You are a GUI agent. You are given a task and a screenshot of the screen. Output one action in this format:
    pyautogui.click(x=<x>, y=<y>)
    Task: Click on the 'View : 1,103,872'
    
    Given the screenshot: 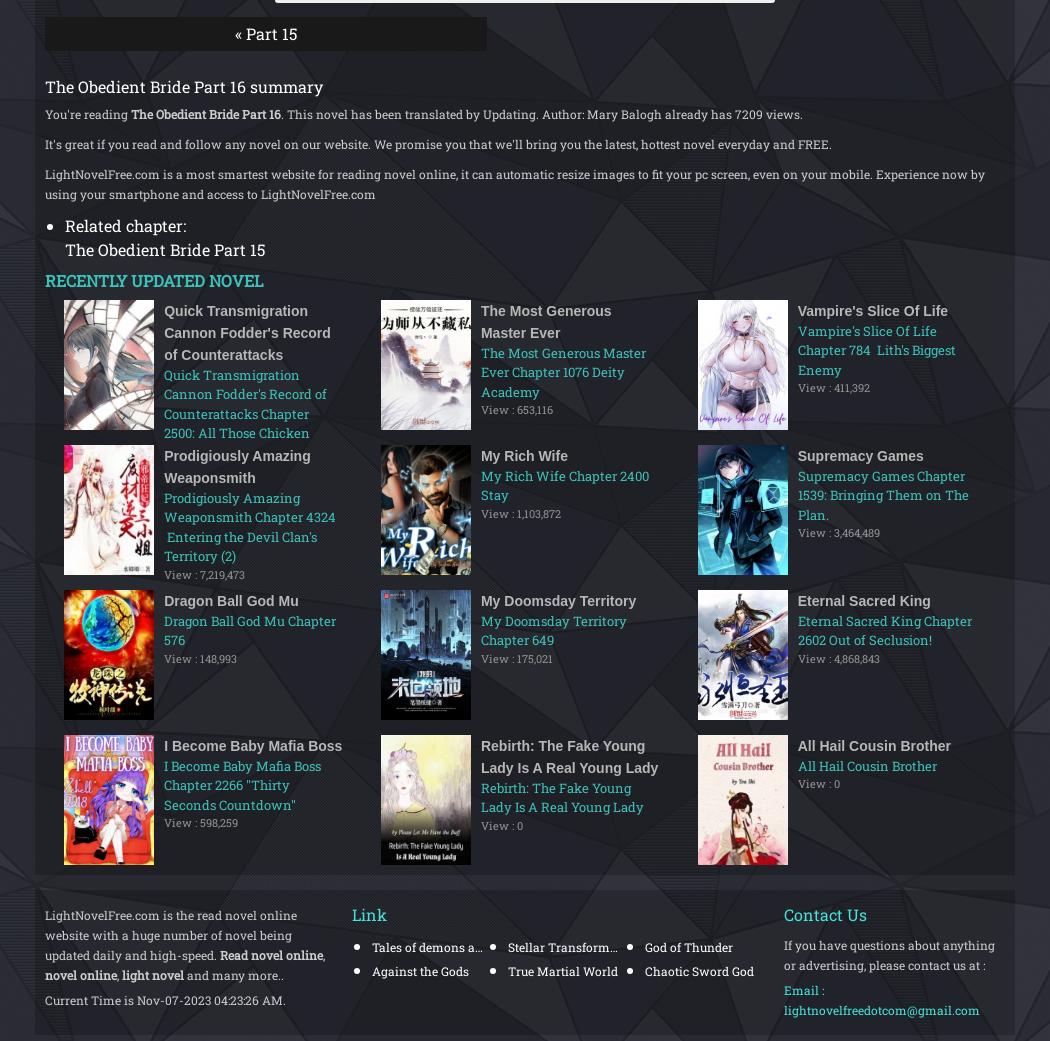 What is the action you would take?
    pyautogui.click(x=479, y=511)
    